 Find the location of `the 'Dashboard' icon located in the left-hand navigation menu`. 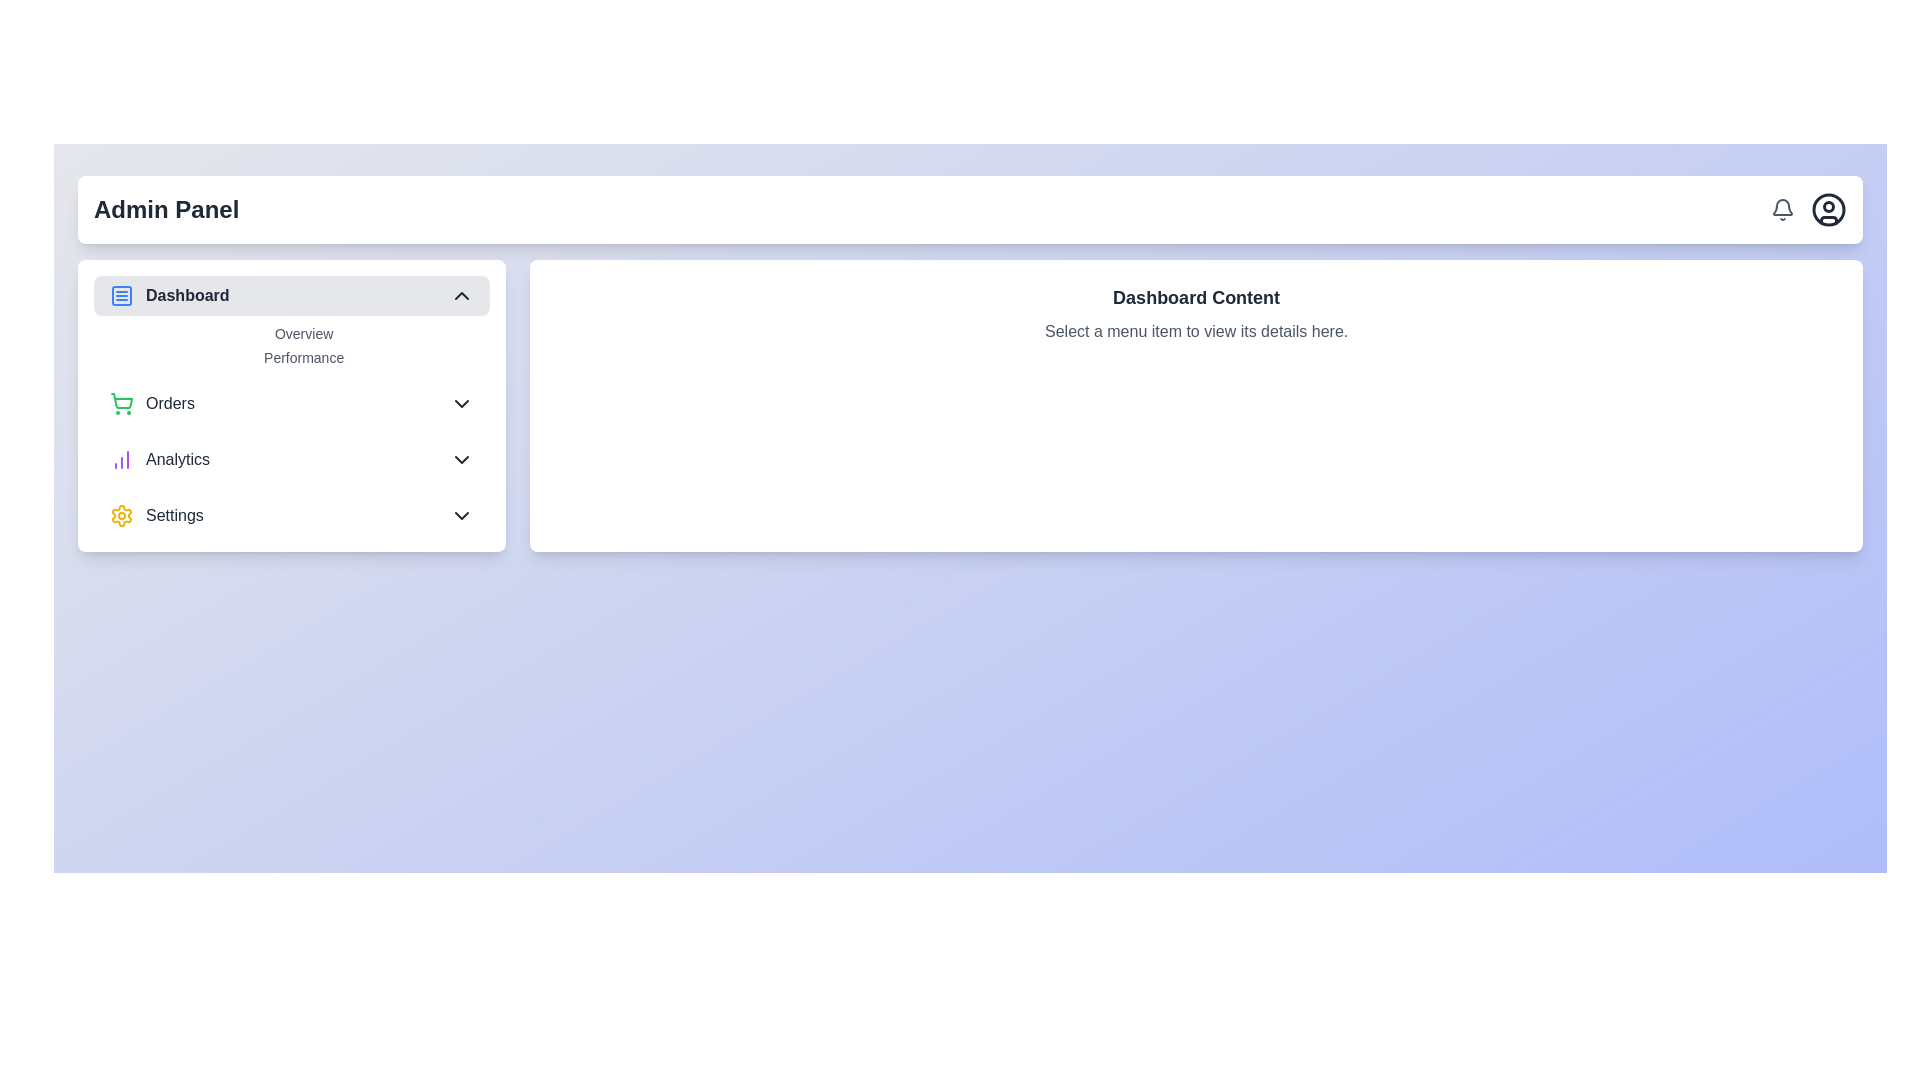

the 'Dashboard' icon located in the left-hand navigation menu is located at coordinates (120, 296).